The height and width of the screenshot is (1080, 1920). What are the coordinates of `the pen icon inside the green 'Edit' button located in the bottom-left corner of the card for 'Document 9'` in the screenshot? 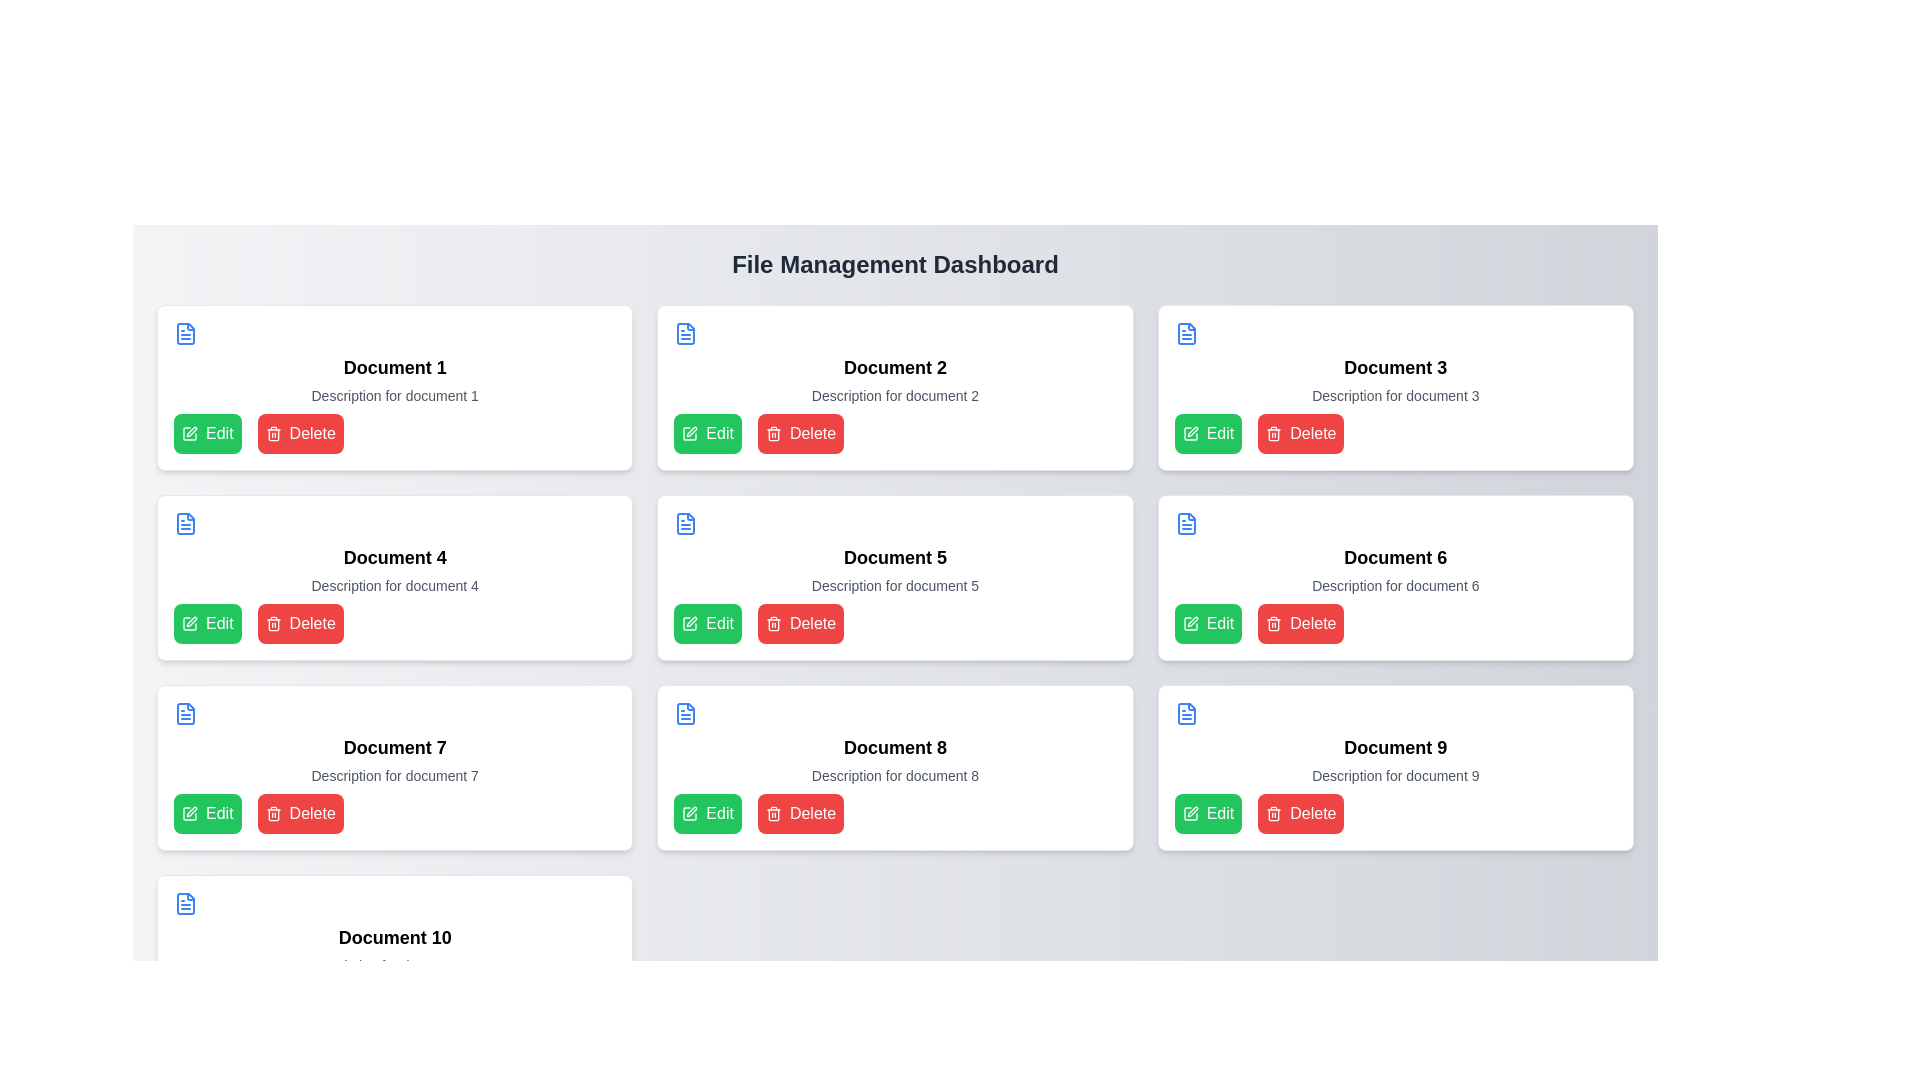 It's located at (1190, 813).